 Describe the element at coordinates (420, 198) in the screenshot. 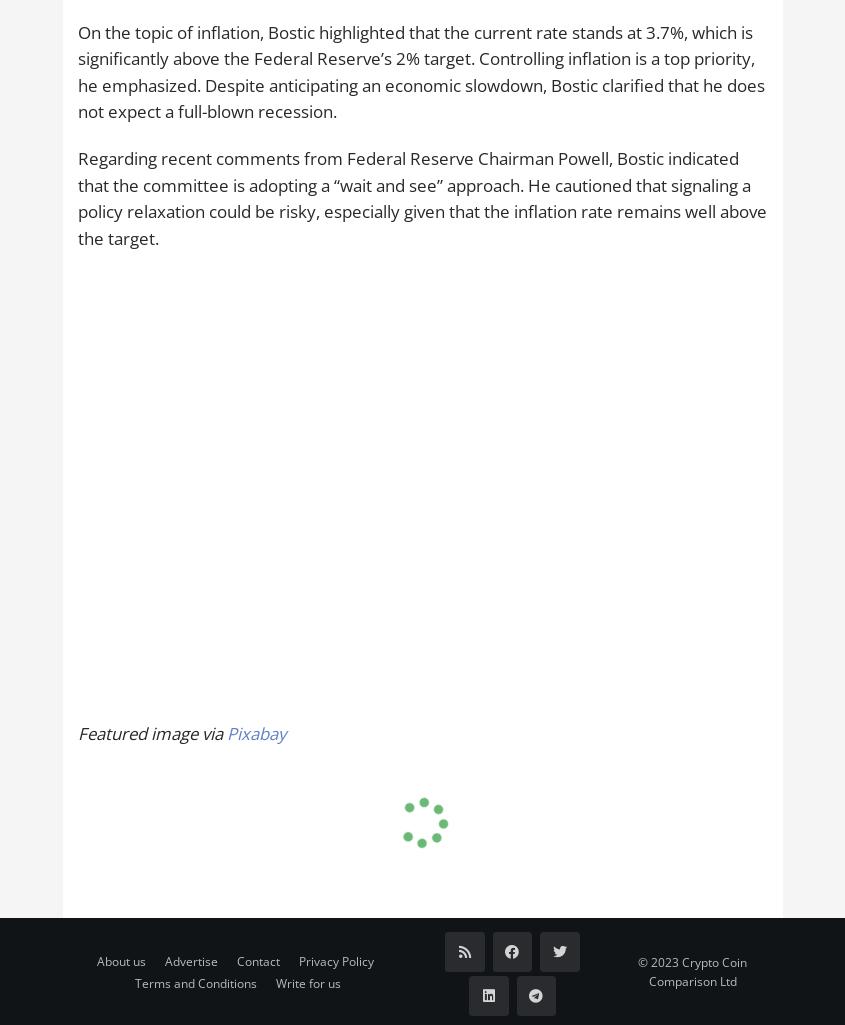

I see `'Regarding recent comments from Federal Reserve Chairman Powell, Bostic indicated that the committee is adopting a “wait and see” approach. He cautioned that signaling a policy relaxation could be risky, especially given that the inflation rate remains well above the target.'` at that location.